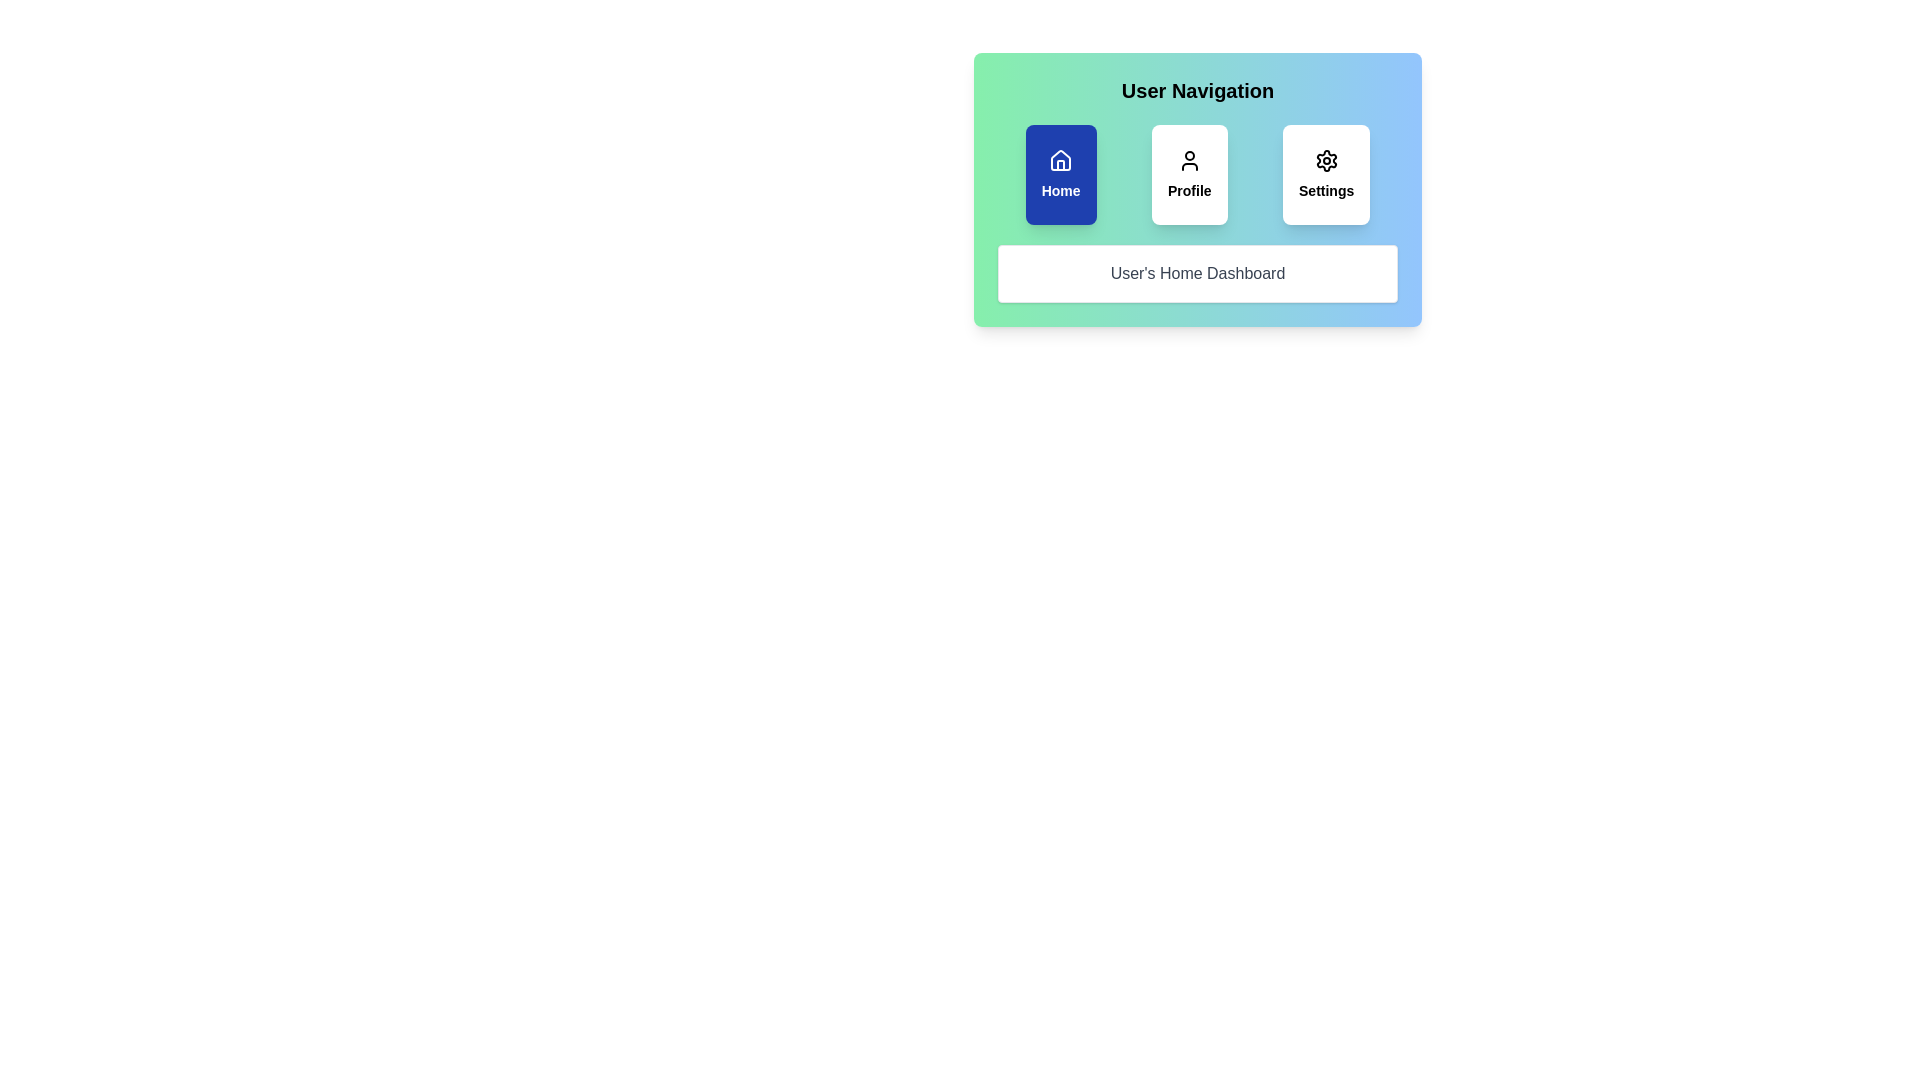 The width and height of the screenshot is (1920, 1080). I want to click on the Settings tab by clicking on its respective button, so click(1326, 173).